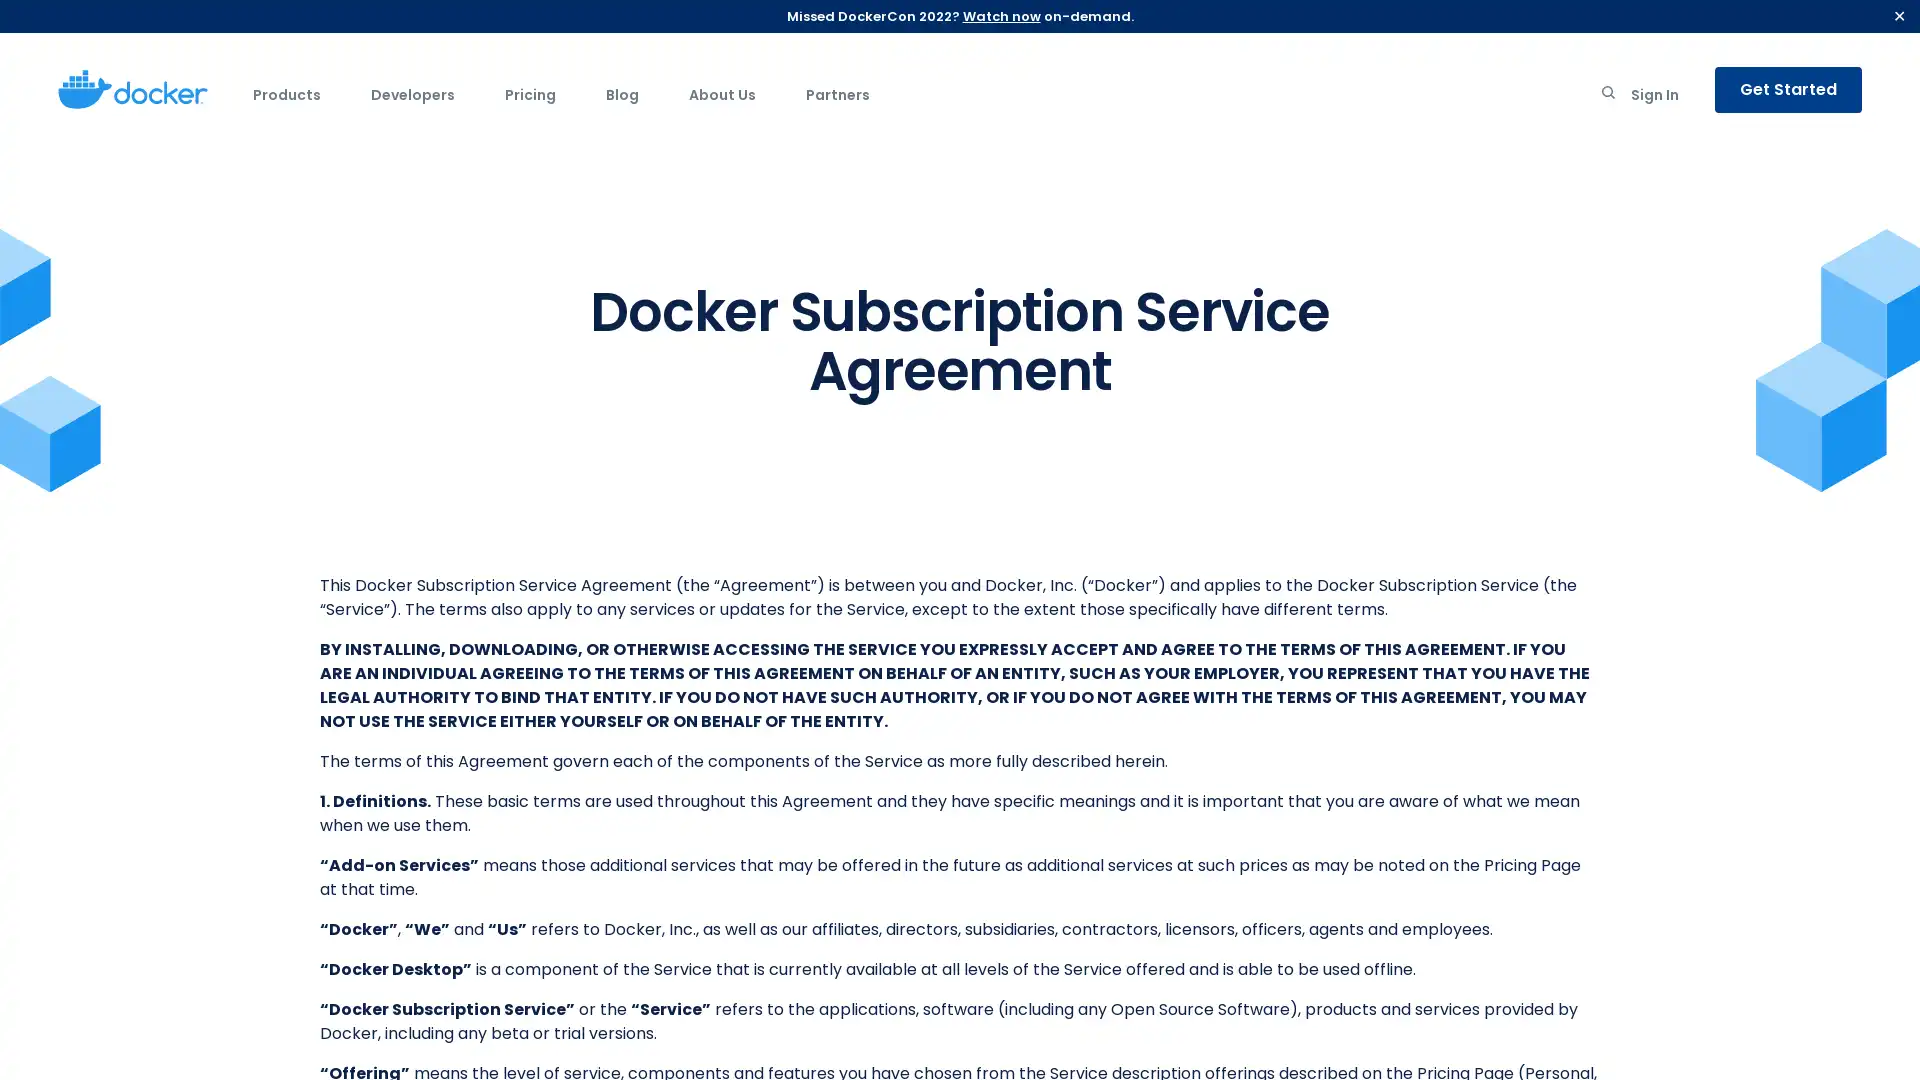 The width and height of the screenshot is (1920, 1080). What do you see at coordinates (1608, 96) in the screenshot?
I see `Search` at bounding box center [1608, 96].